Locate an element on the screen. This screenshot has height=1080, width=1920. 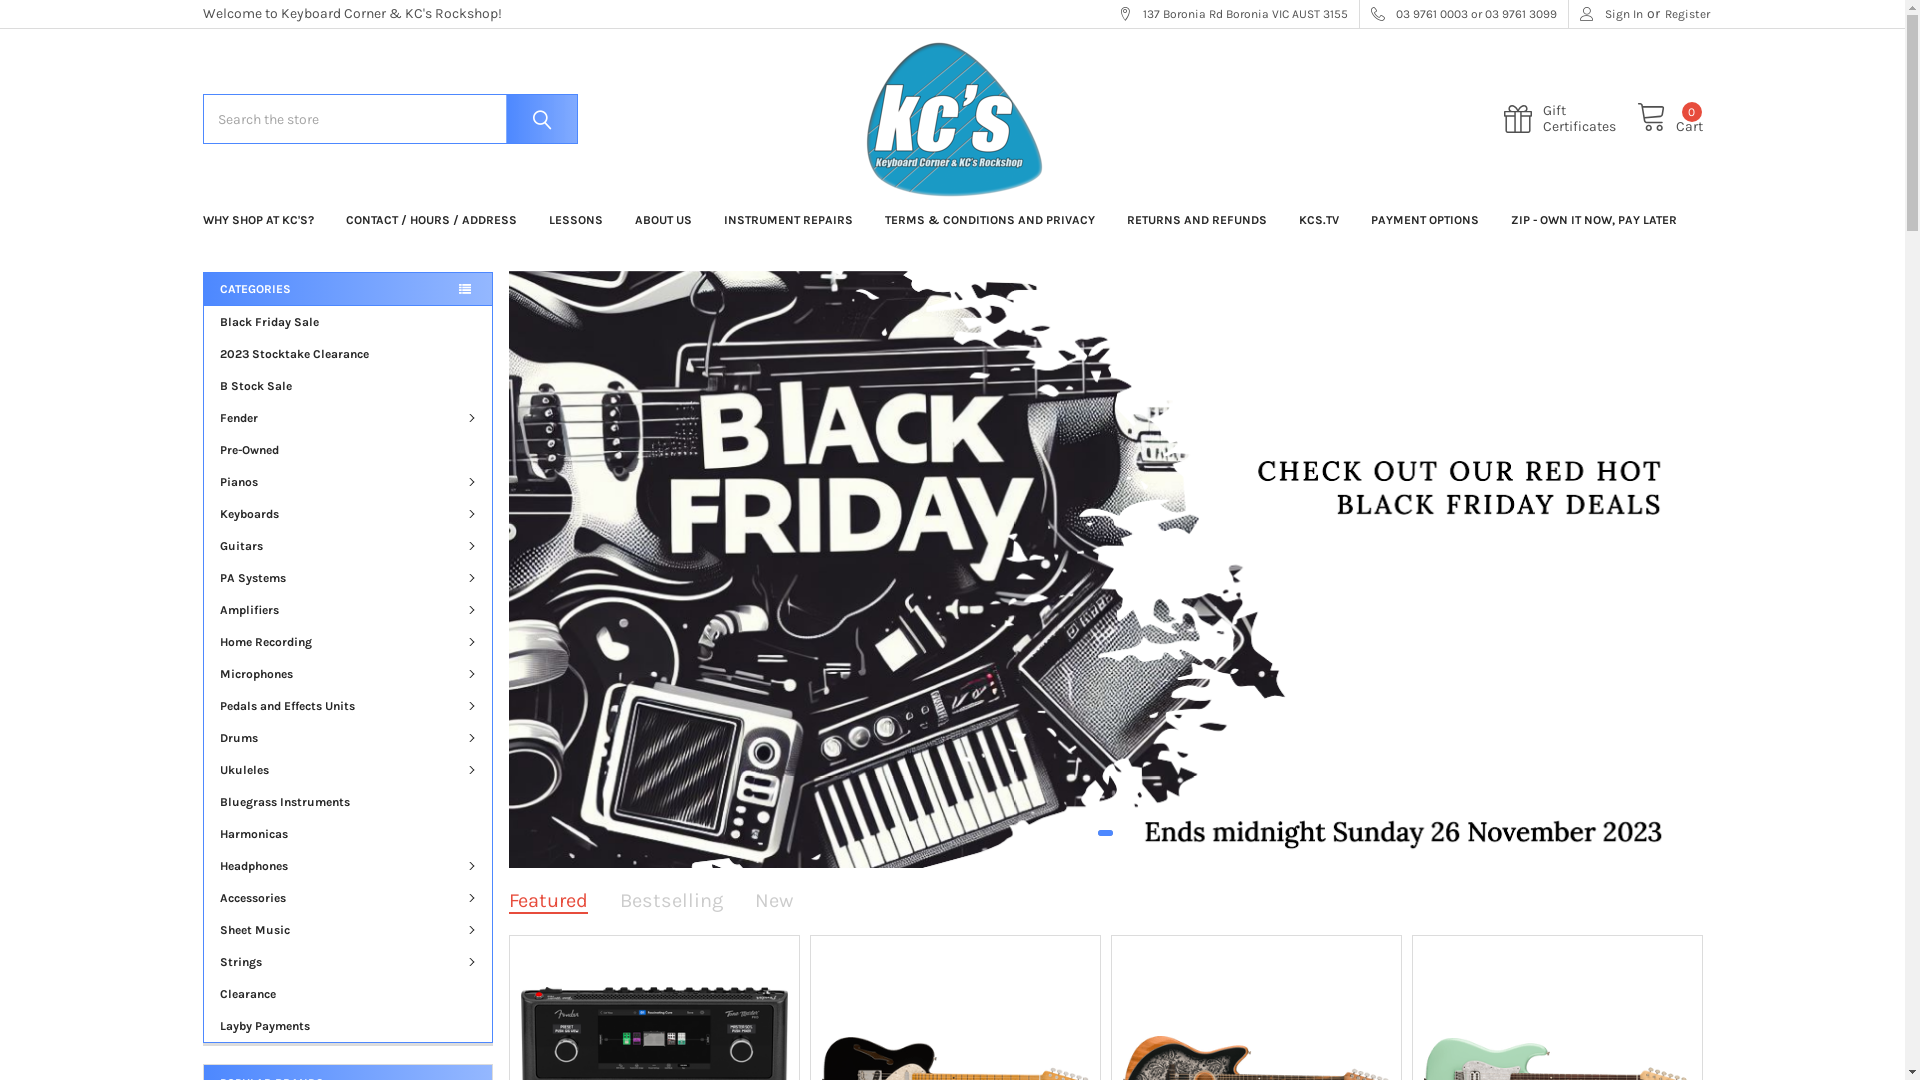
'Headphones' is located at coordinates (347, 865).